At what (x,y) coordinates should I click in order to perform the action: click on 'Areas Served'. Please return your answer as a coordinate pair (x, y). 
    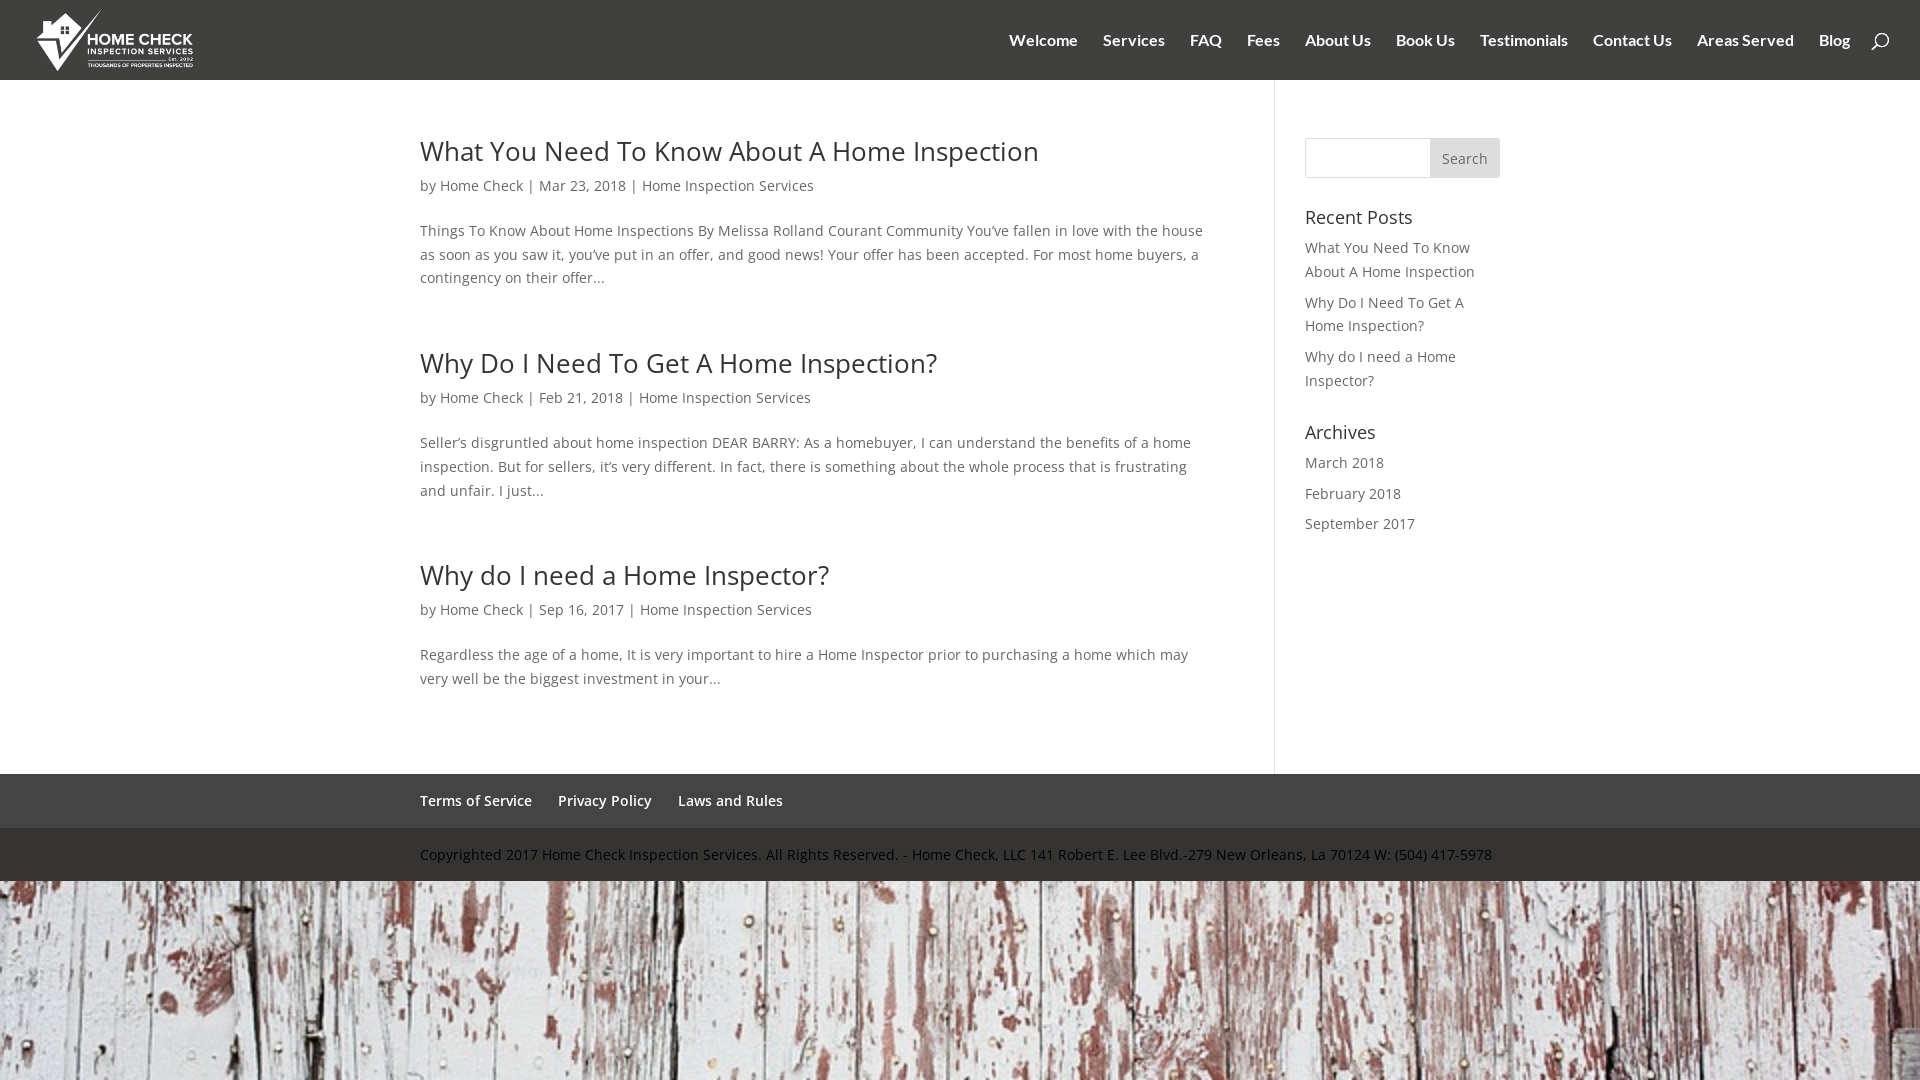
    Looking at the image, I should click on (1744, 55).